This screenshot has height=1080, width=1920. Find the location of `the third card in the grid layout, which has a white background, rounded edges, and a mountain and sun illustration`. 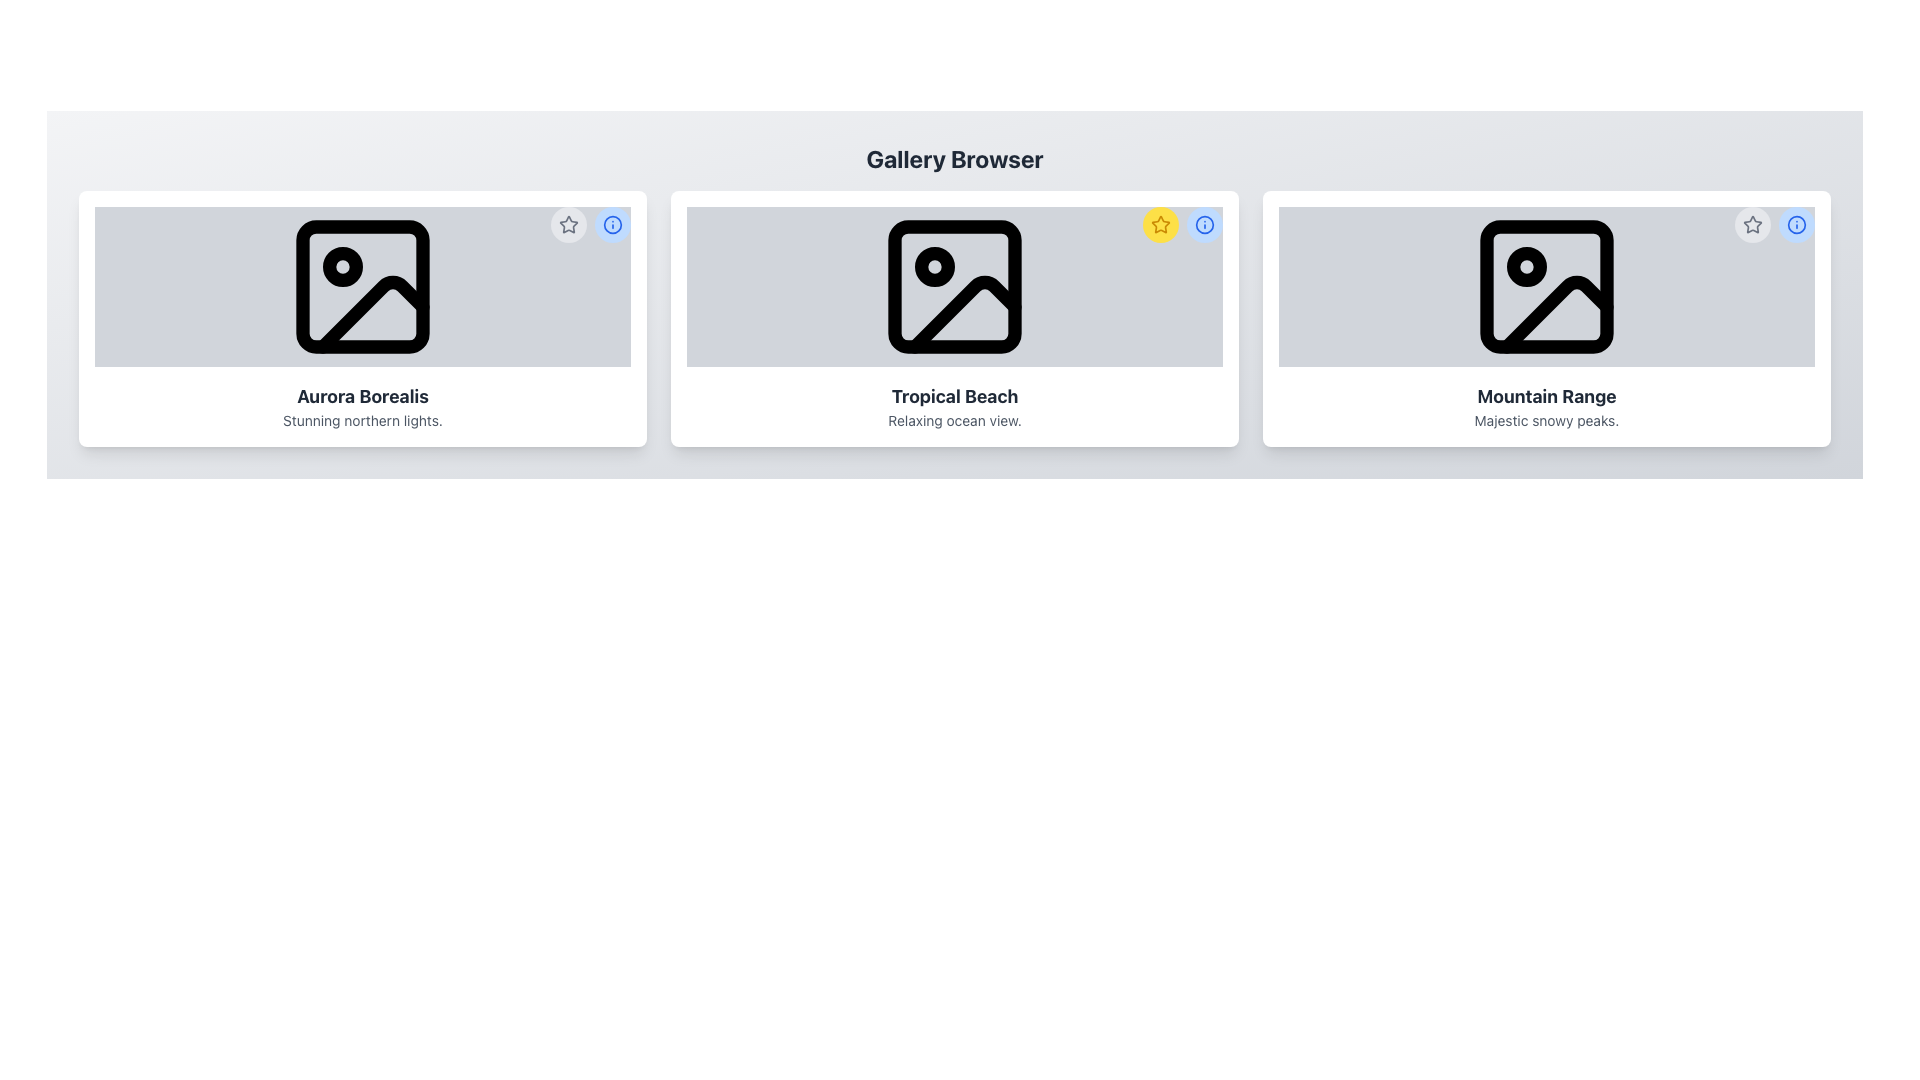

the third card in the grid layout, which has a white background, rounded edges, and a mountain and sun illustration is located at coordinates (1545, 318).